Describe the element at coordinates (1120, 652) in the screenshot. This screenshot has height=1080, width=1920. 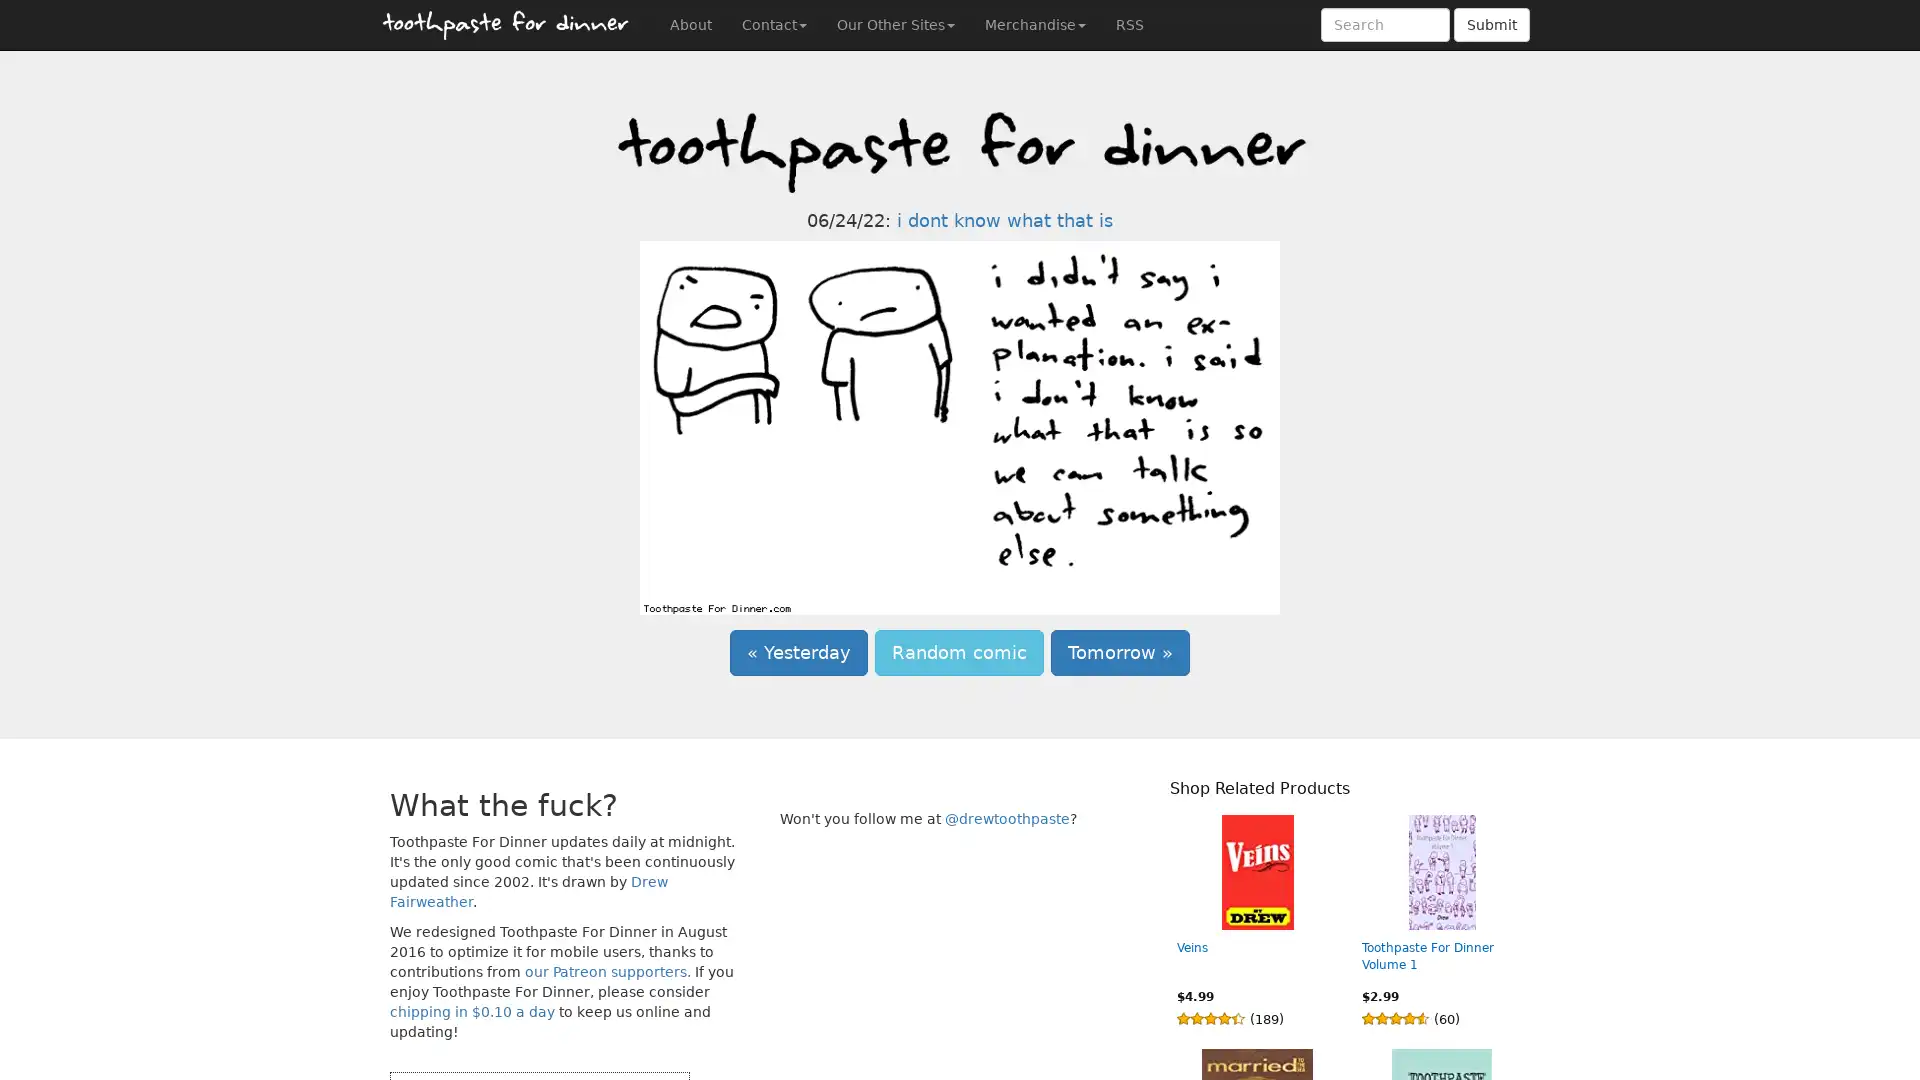
I see `Tomorrow` at that location.